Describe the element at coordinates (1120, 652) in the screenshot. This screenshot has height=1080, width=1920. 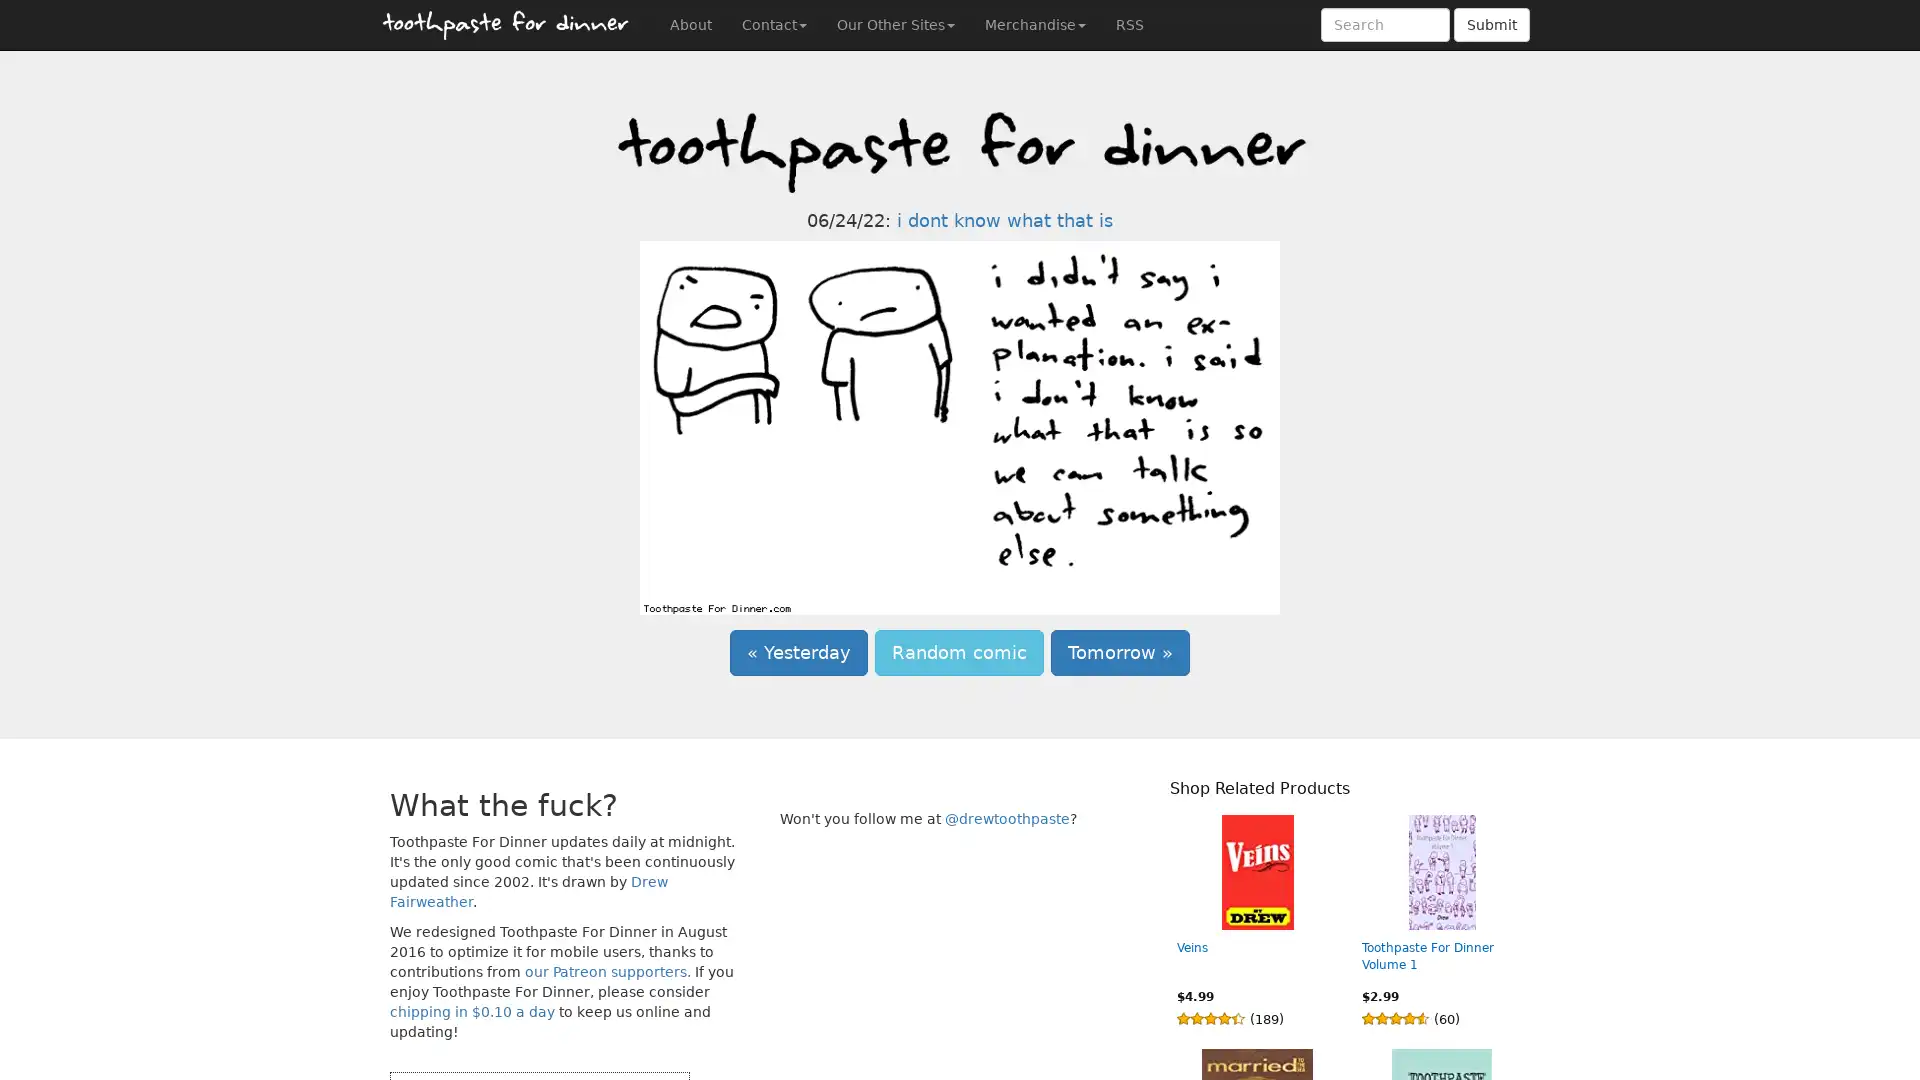
I see `Tomorrow` at that location.